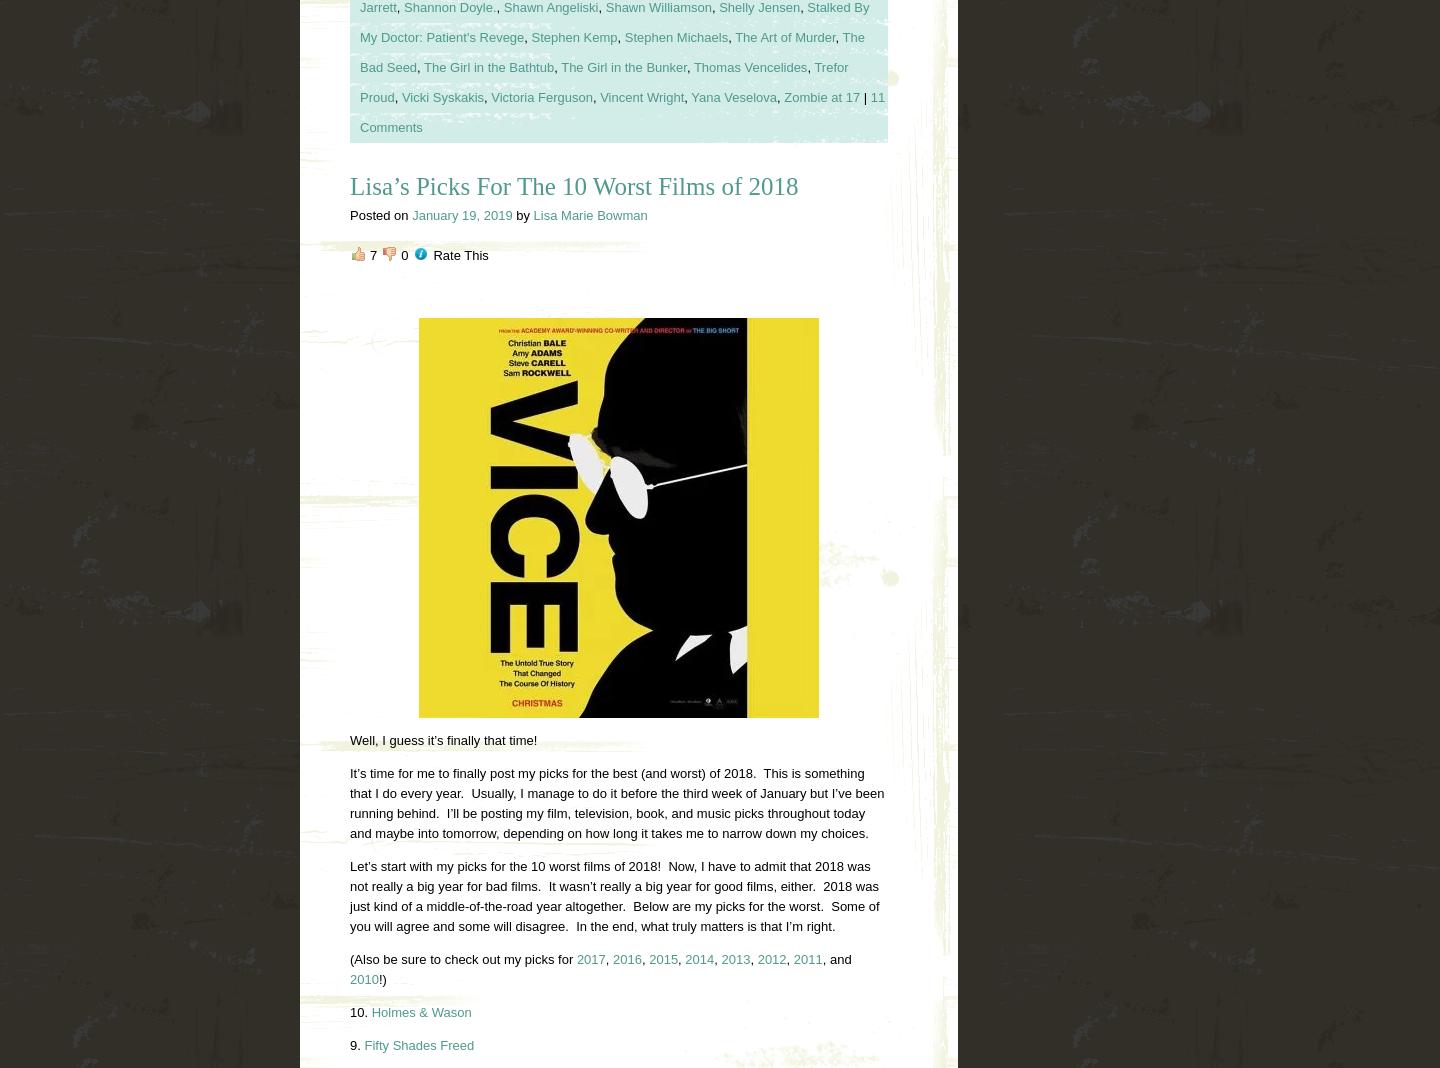 The height and width of the screenshot is (1068, 1440). What do you see at coordinates (640, 95) in the screenshot?
I see `'Vincent Wright'` at bounding box center [640, 95].